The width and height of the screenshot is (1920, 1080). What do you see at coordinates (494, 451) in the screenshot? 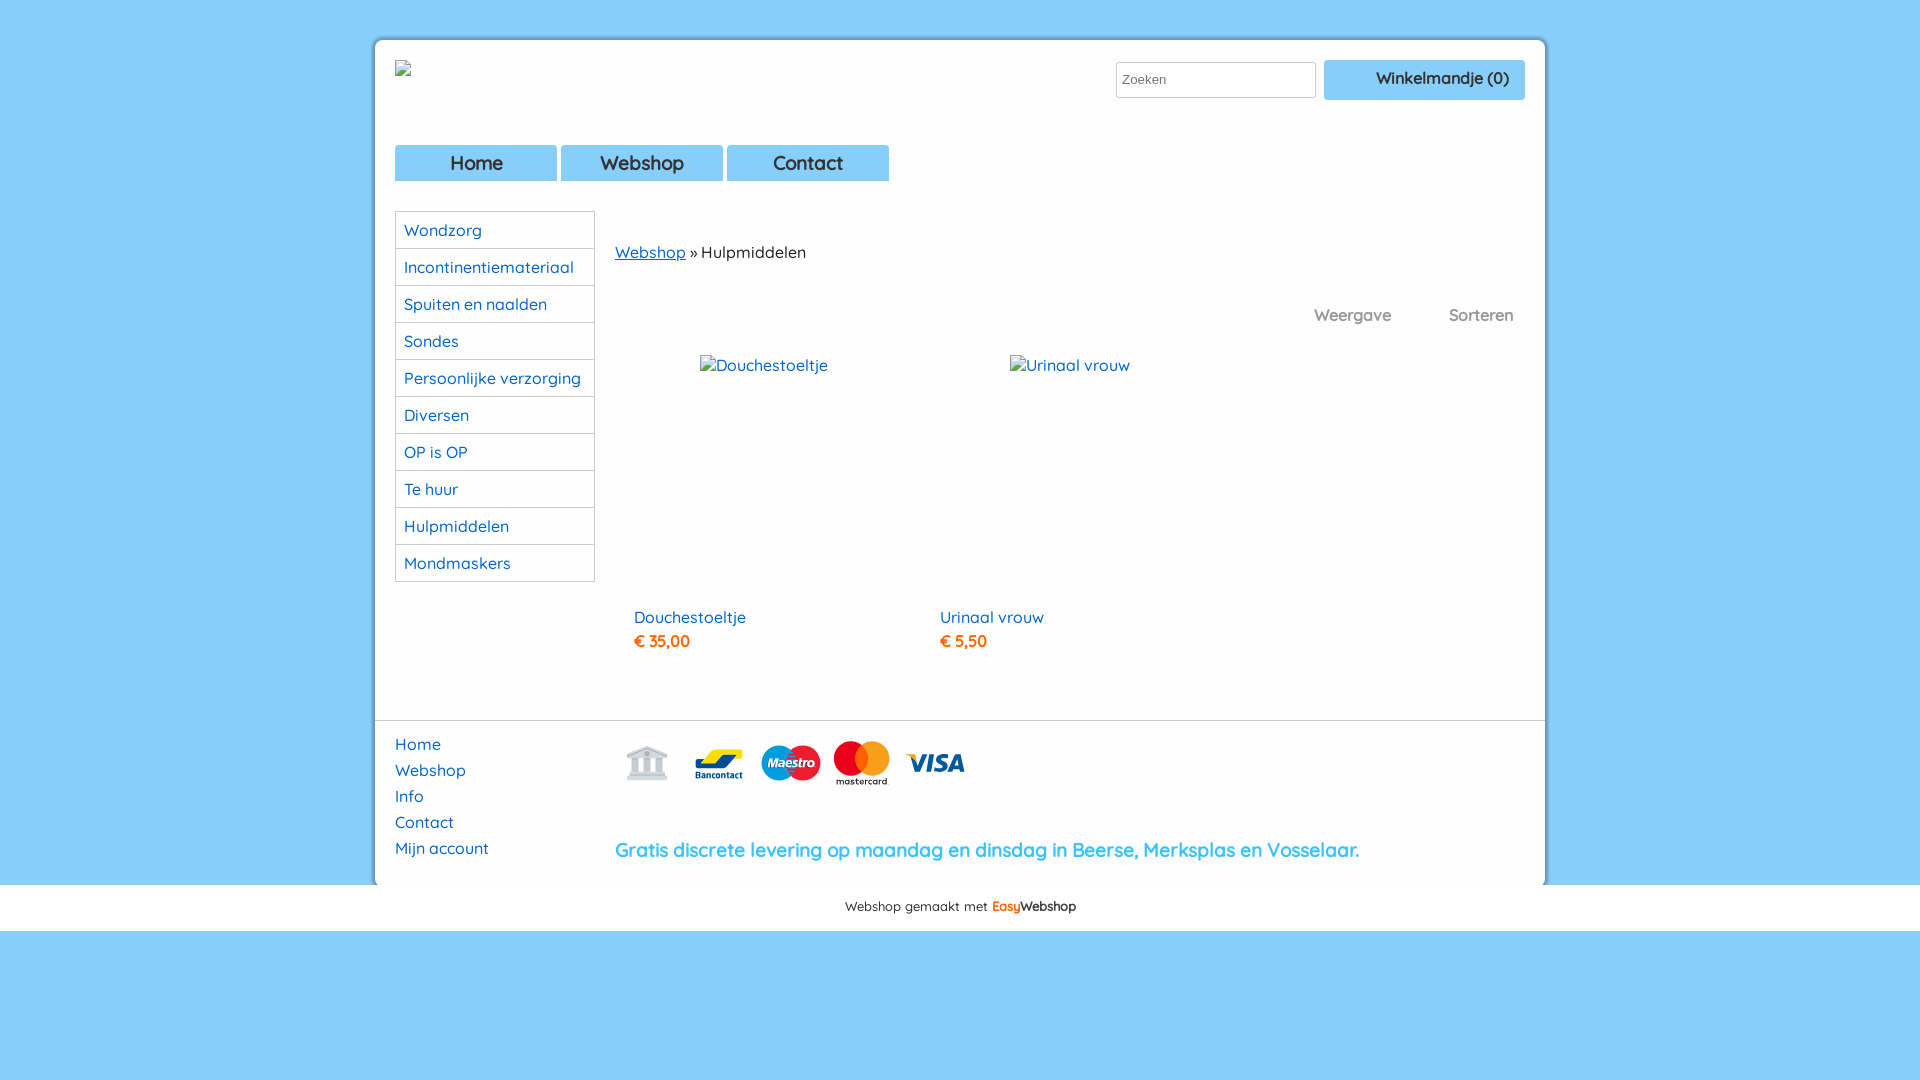
I see `'OP is OP'` at bounding box center [494, 451].